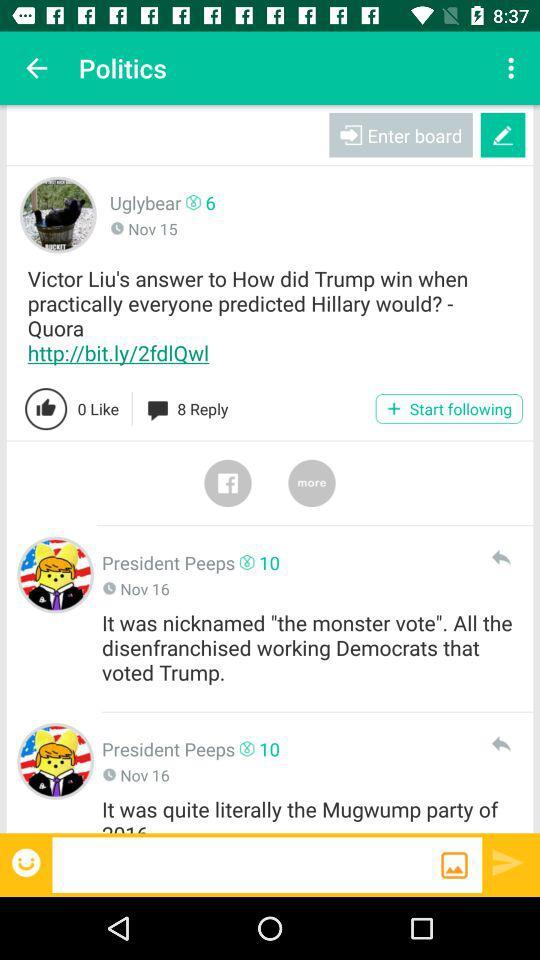  Describe the element at coordinates (55, 575) in the screenshot. I see `check profile` at that location.